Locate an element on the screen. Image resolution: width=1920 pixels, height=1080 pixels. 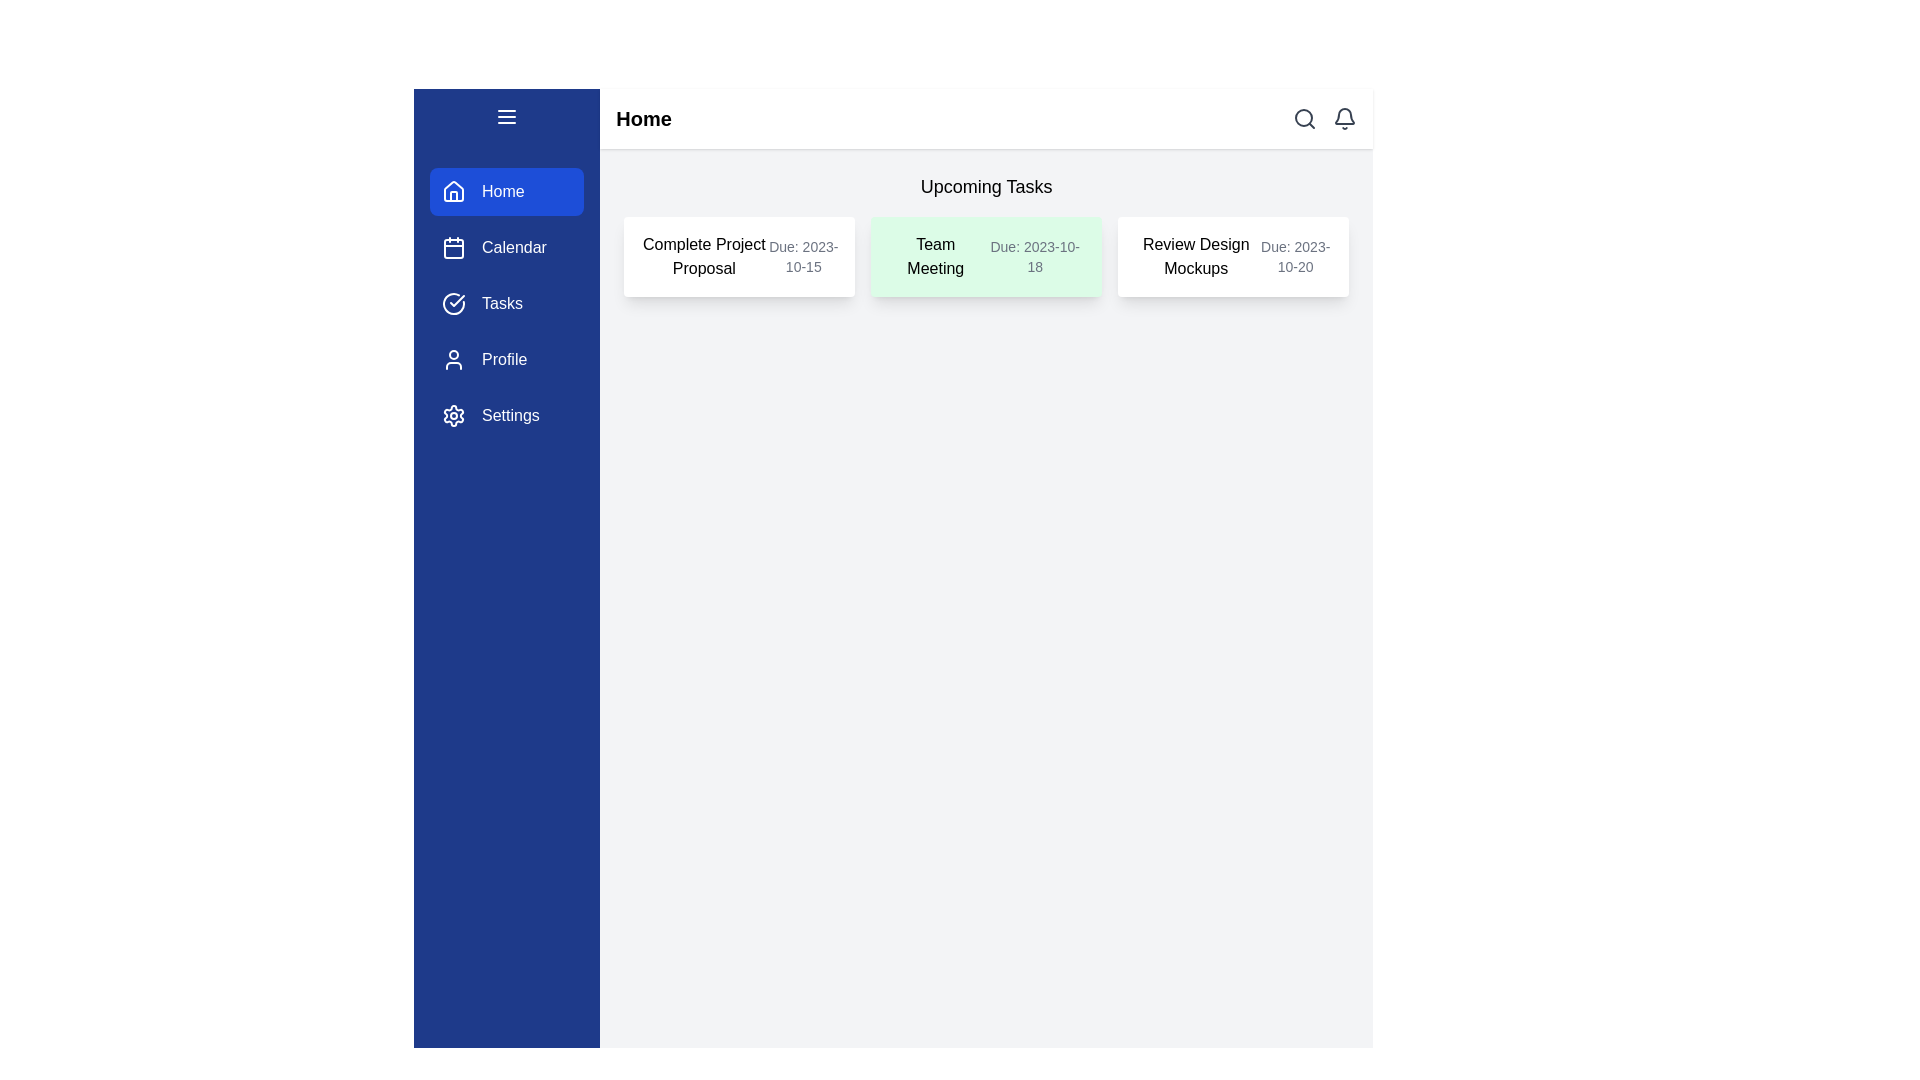
the circular task completion indicator icon with a checkmark located to the far left in the navigation menu, next to the 'Tasks' text is located at coordinates (453, 304).